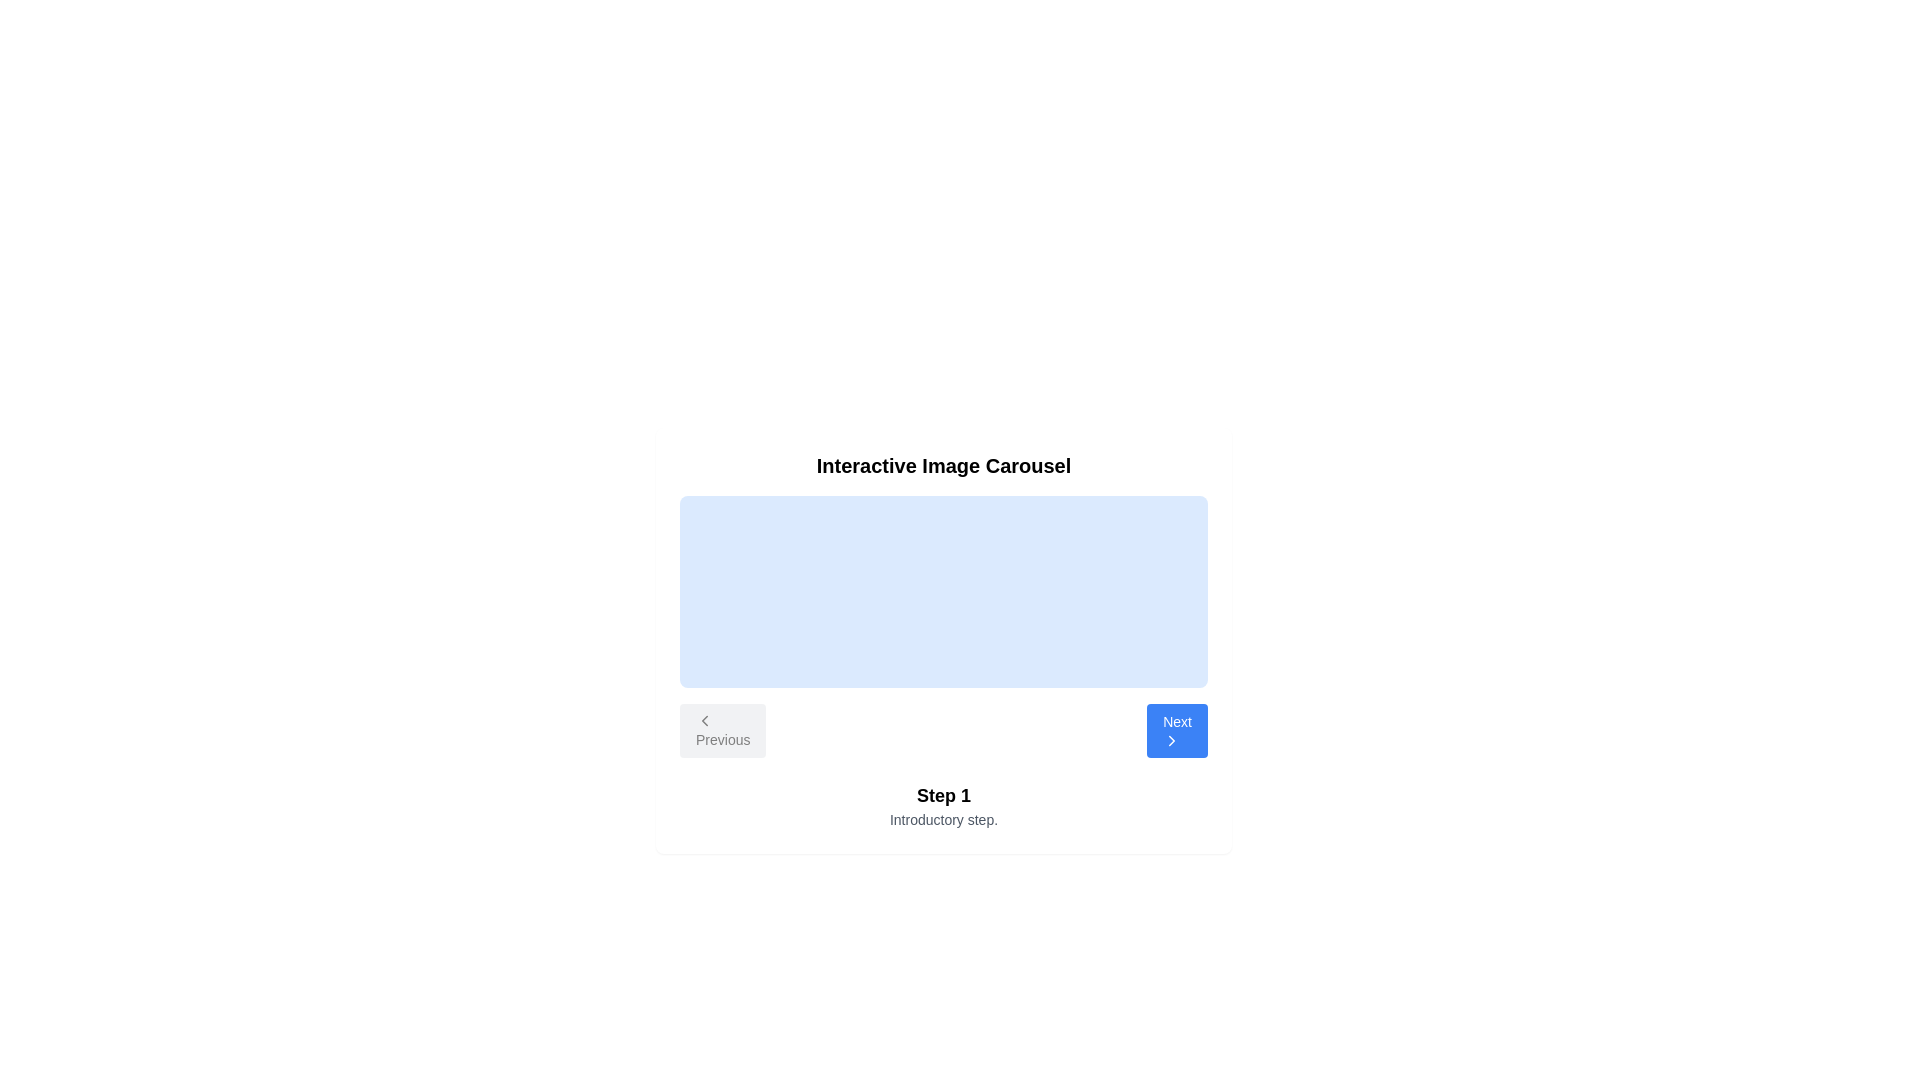 The height and width of the screenshot is (1080, 1920). What do you see at coordinates (722, 731) in the screenshot?
I see `the navigation button located at the bottom left corner of the interface` at bounding box center [722, 731].